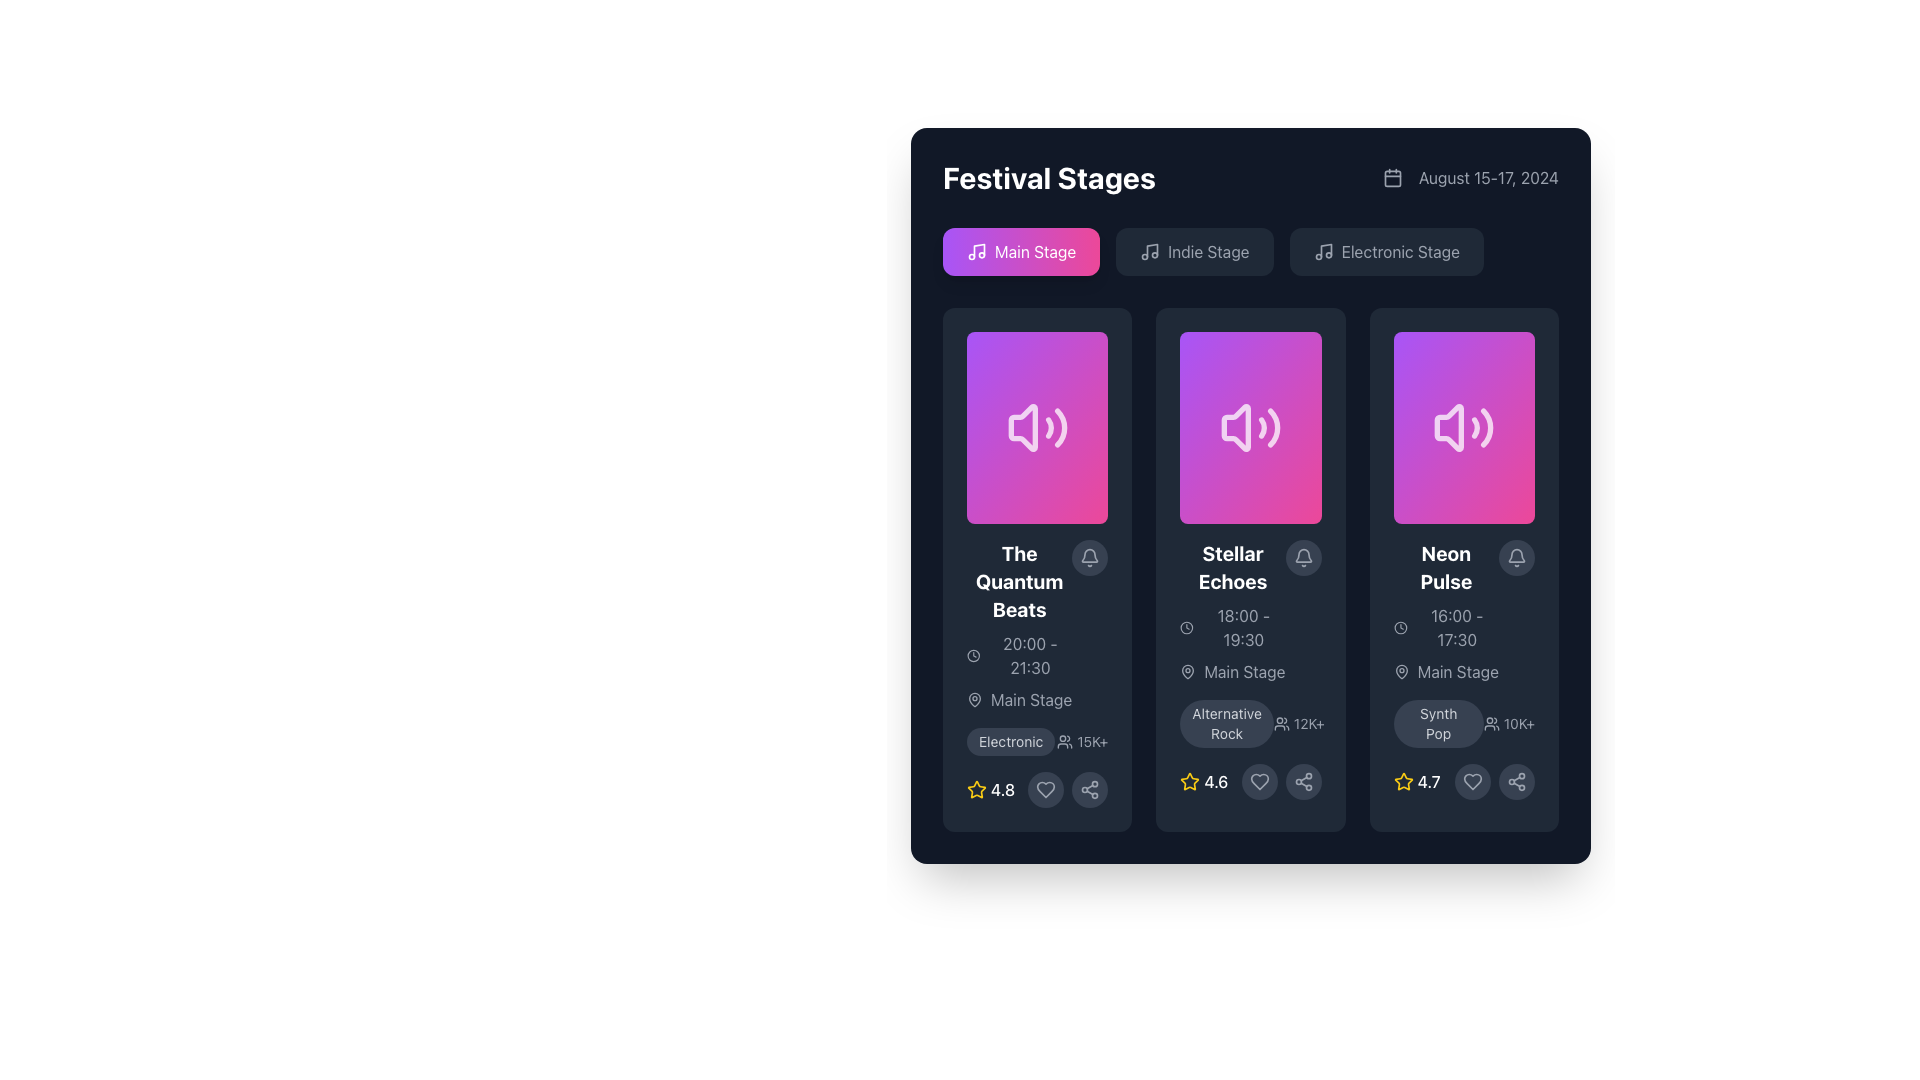  I want to click on the heart icon button located at the bottom section of the 'Stellar Echoes' card to mark the item as a favorite, so click(1258, 781).